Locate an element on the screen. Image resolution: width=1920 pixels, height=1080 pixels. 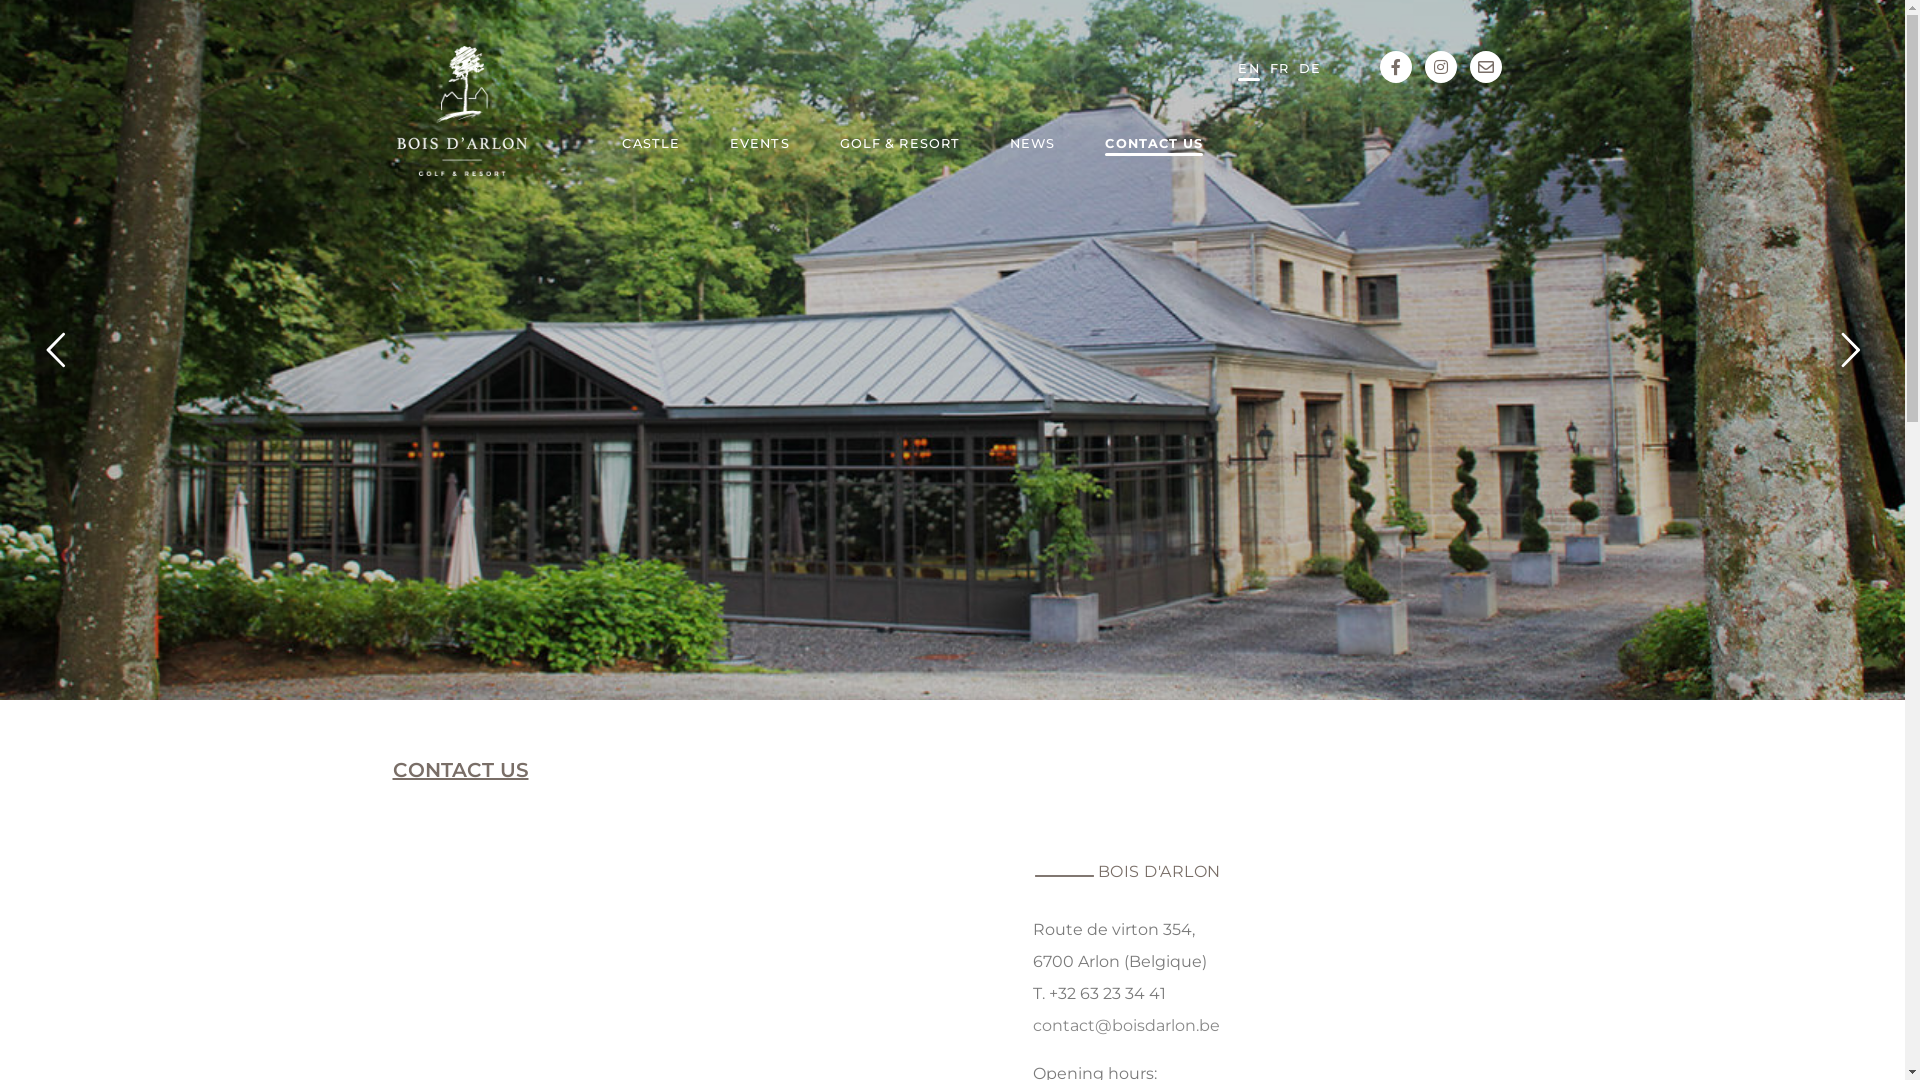
'CONTACT US' is located at coordinates (1153, 145).